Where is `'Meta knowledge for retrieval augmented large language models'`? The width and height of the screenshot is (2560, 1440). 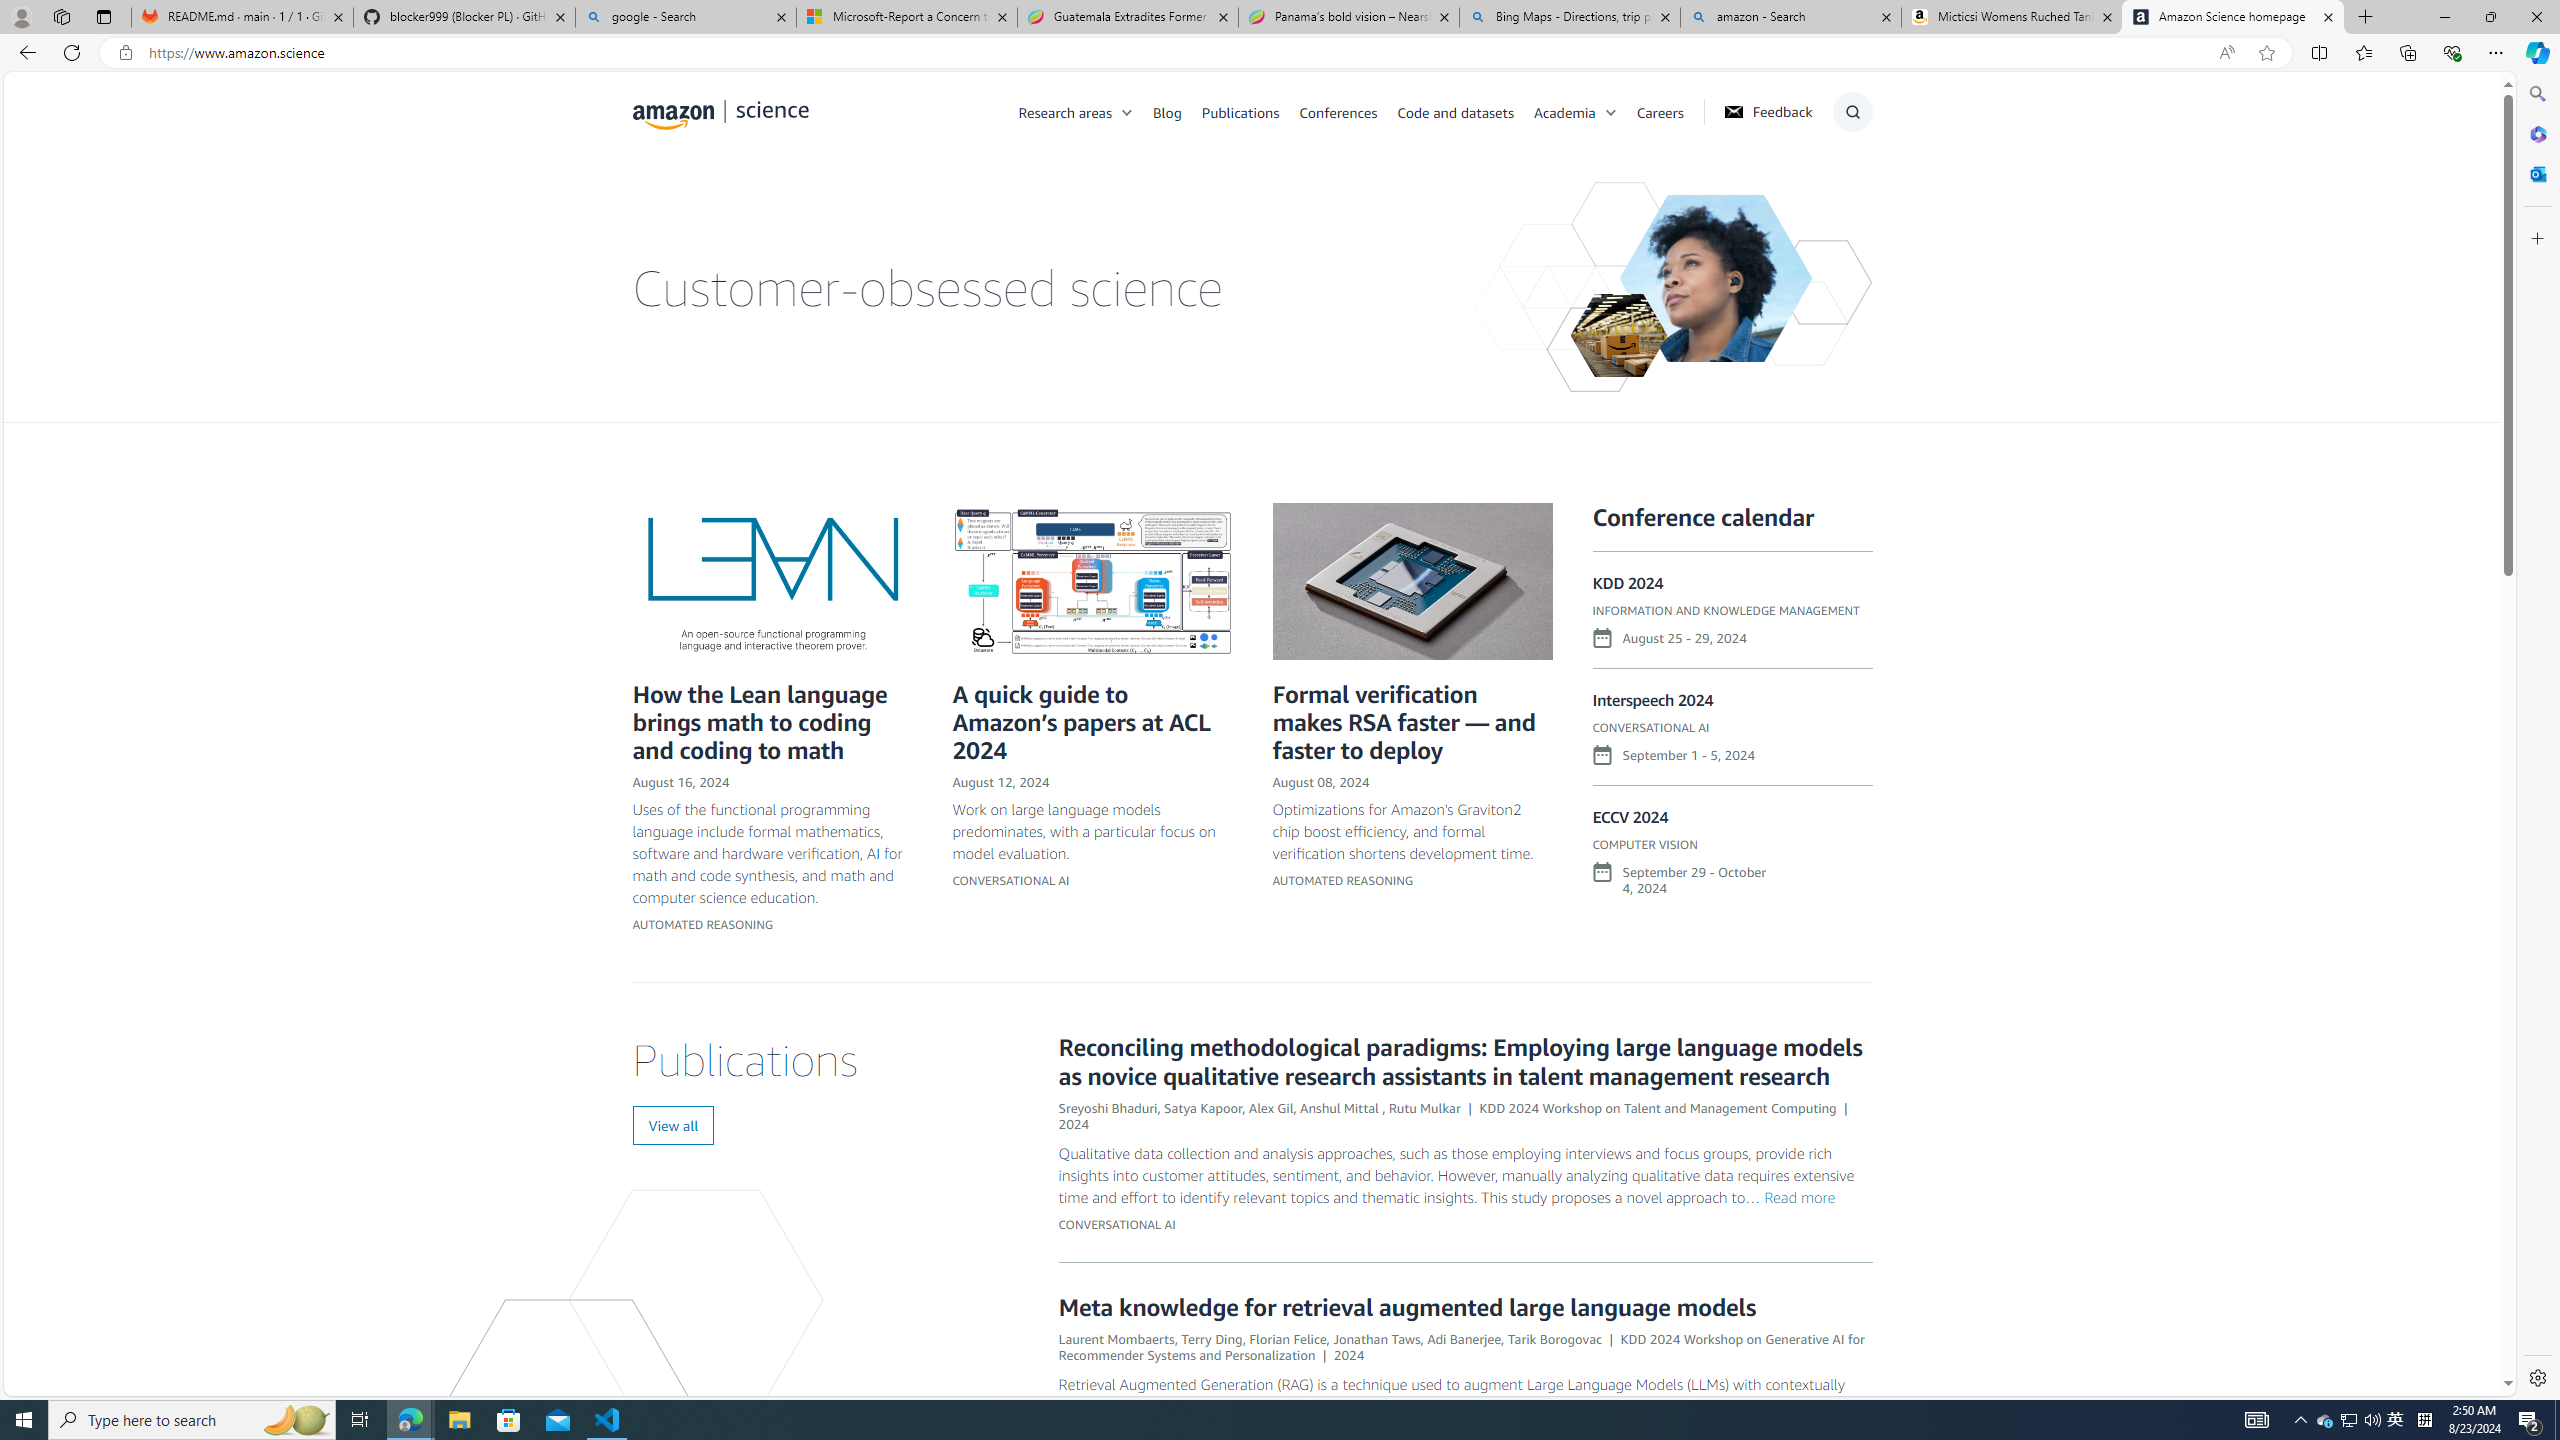 'Meta knowledge for retrieval augmented large language models' is located at coordinates (1406, 1305).